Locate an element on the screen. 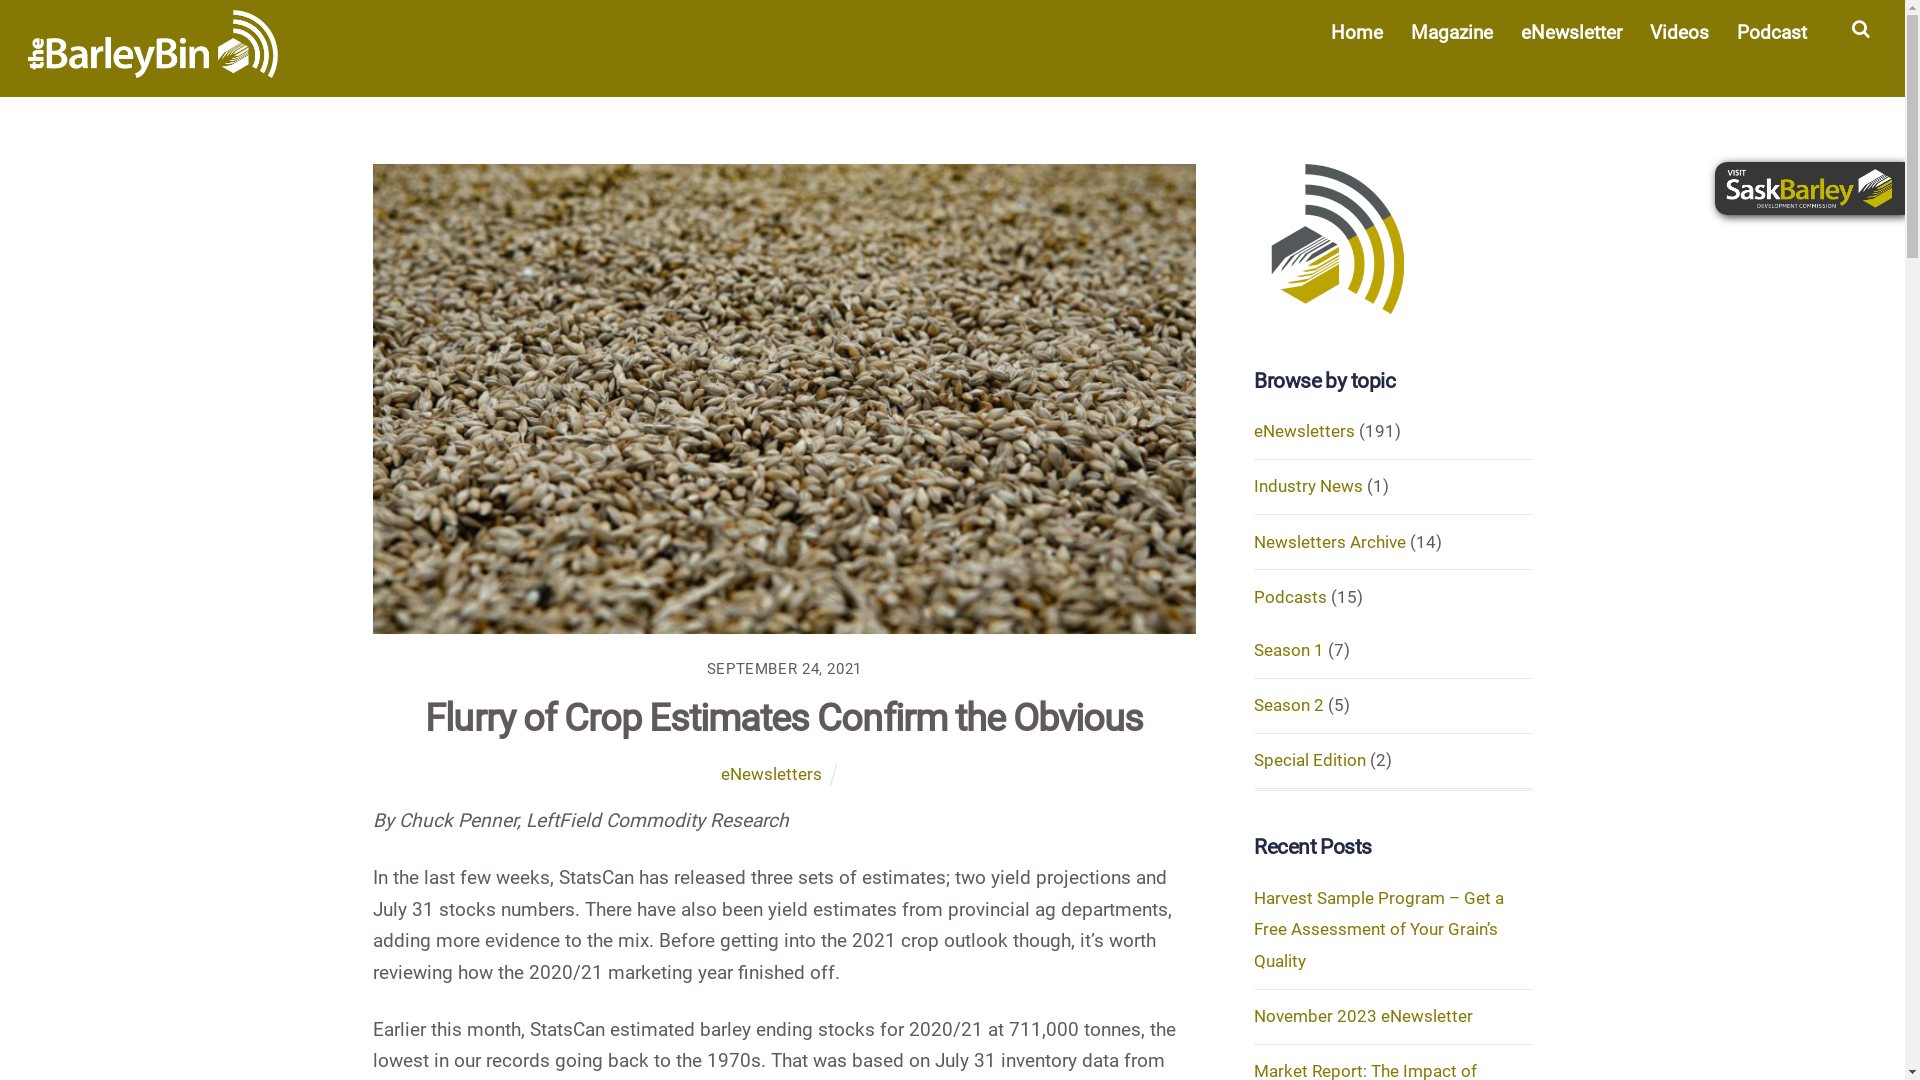  'Special Edition' is located at coordinates (1310, 759).